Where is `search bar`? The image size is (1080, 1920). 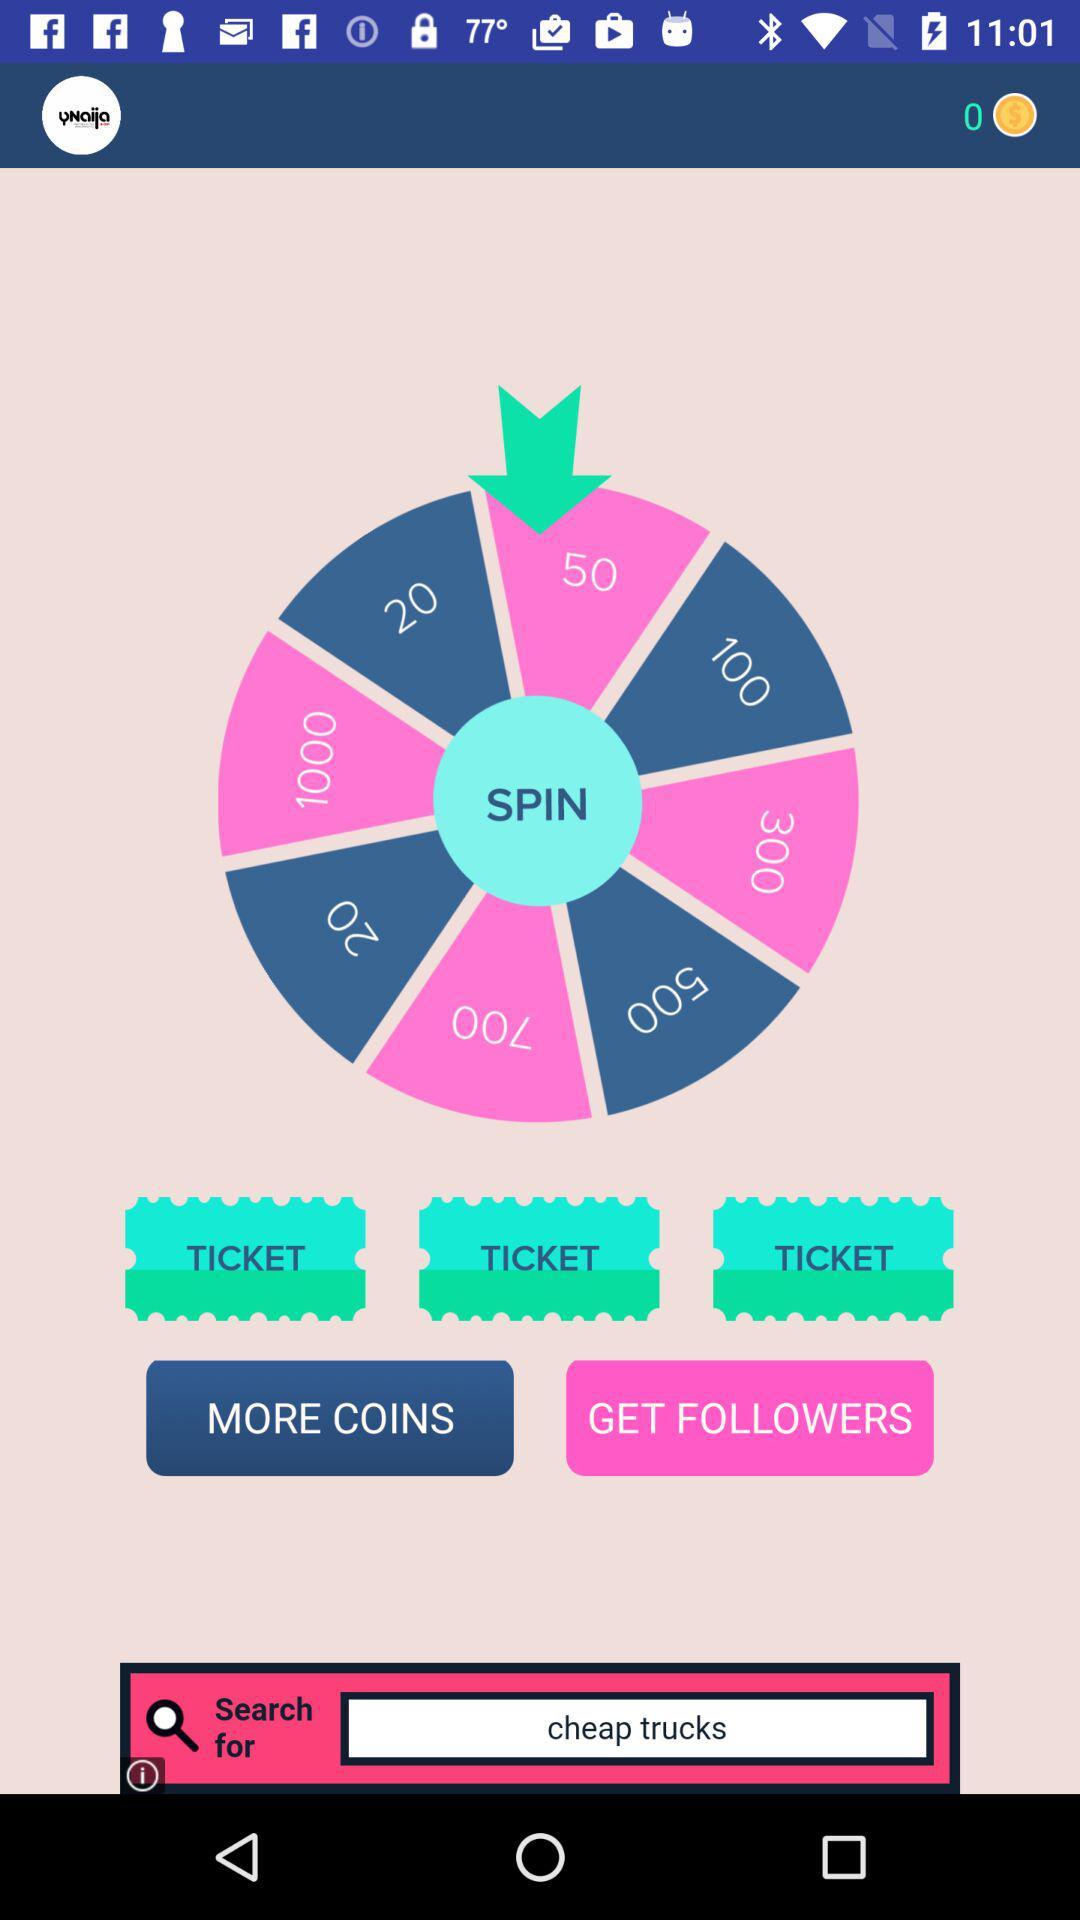
search bar is located at coordinates (540, 1727).